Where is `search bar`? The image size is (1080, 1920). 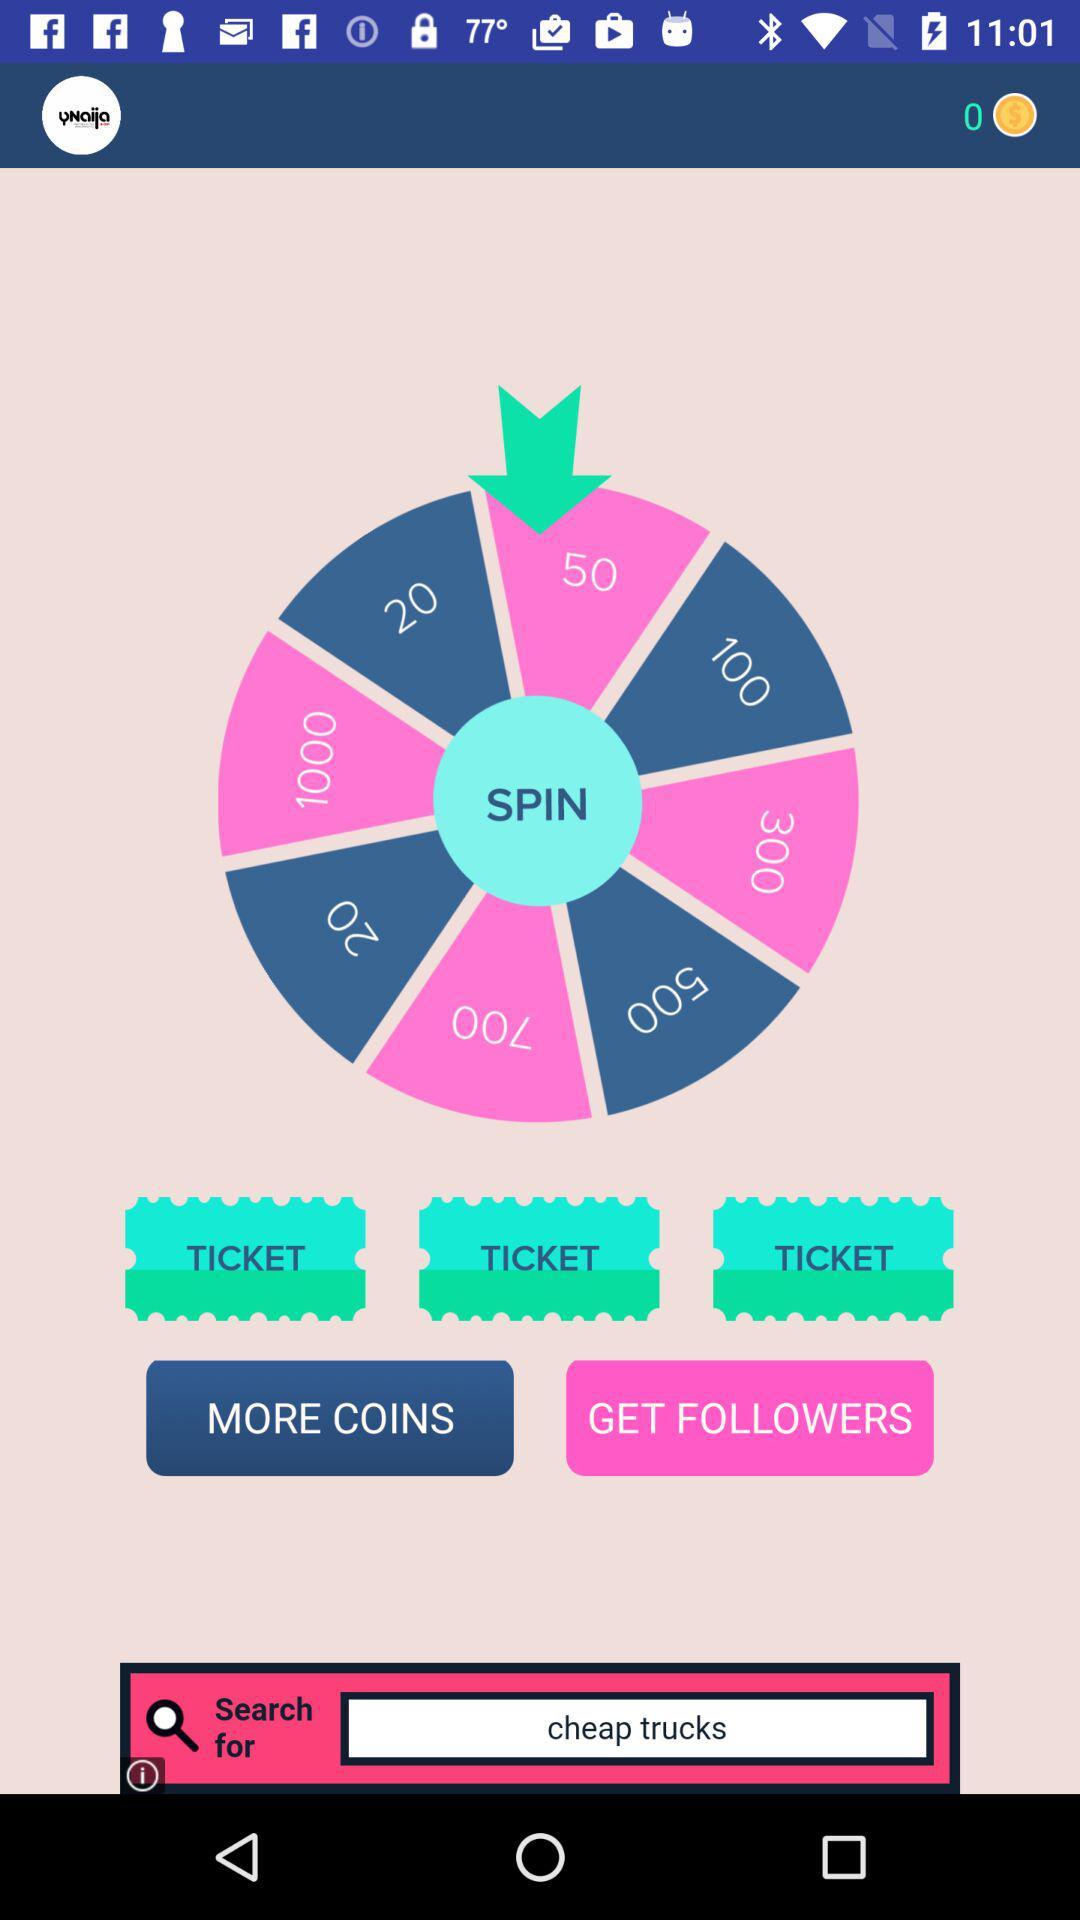
search bar is located at coordinates (540, 1727).